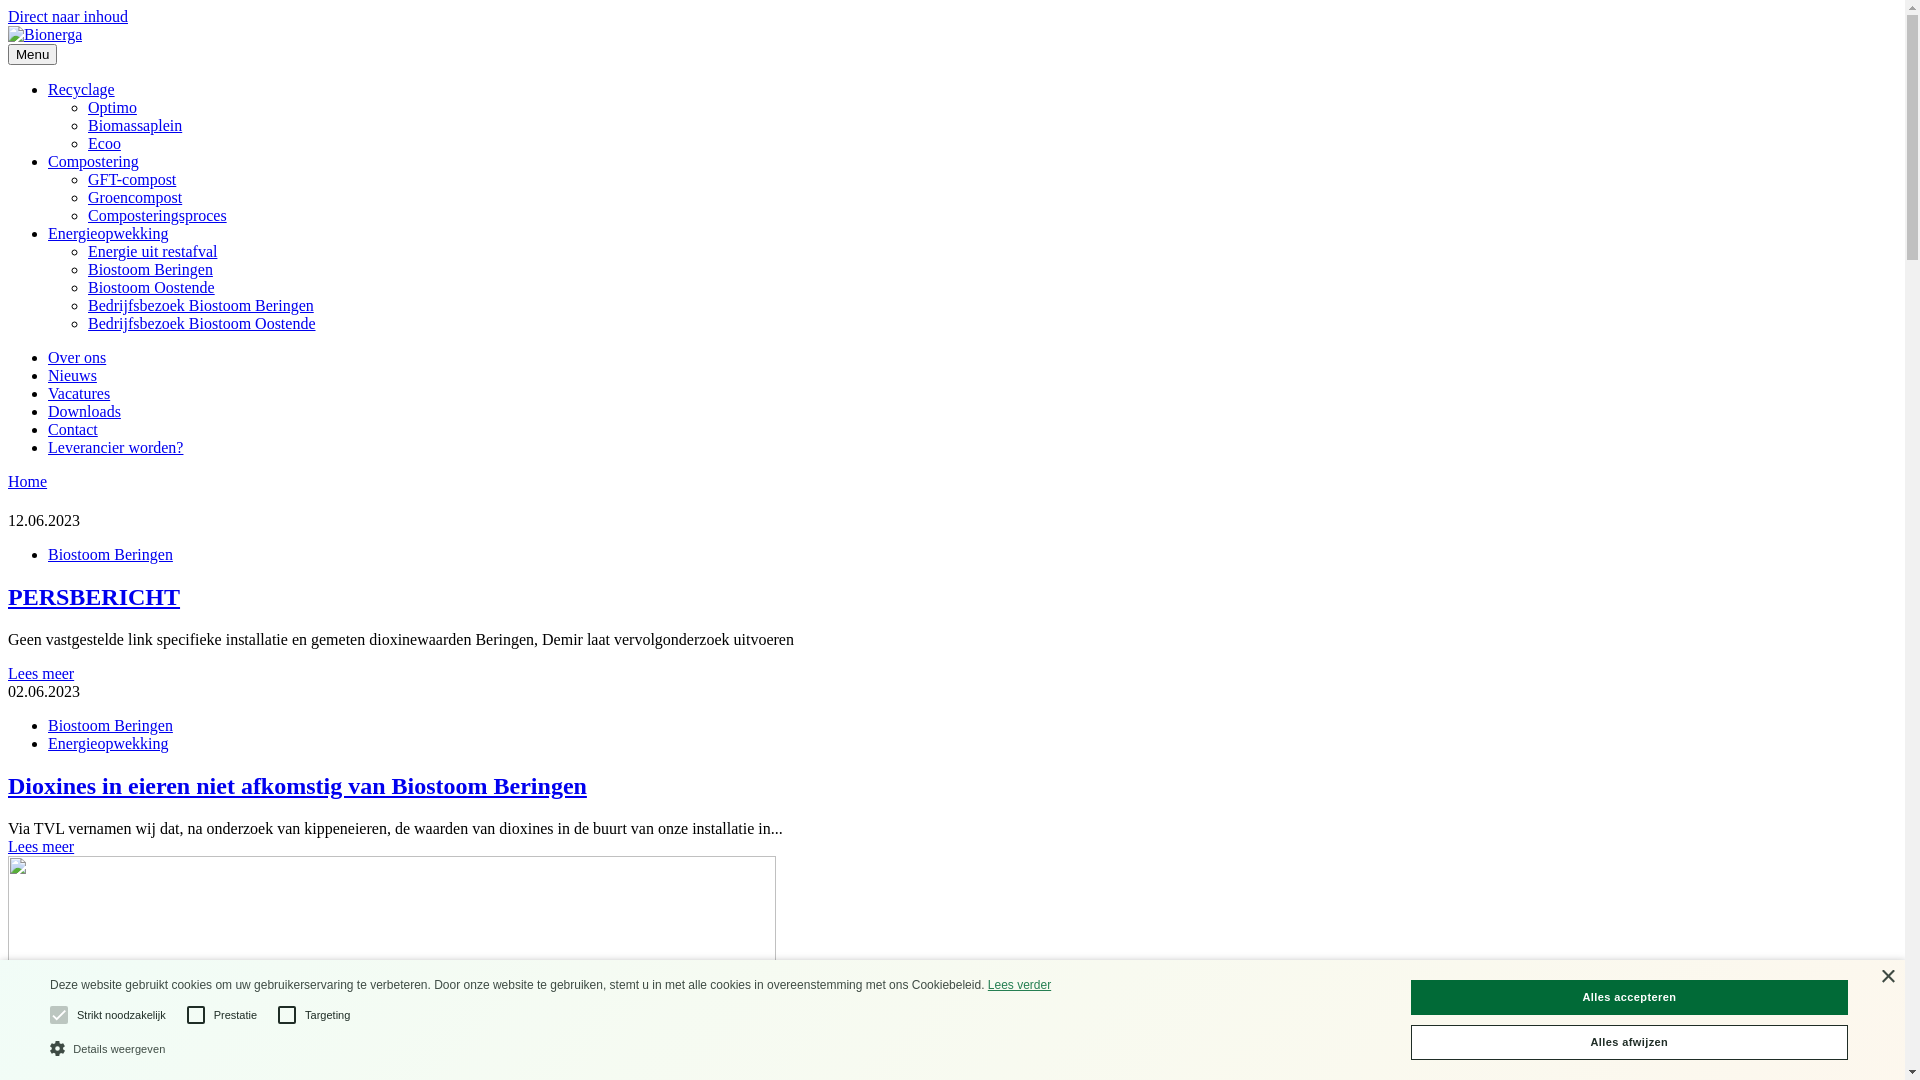  What do you see at coordinates (156, 215) in the screenshot?
I see `'Composteringsproces'` at bounding box center [156, 215].